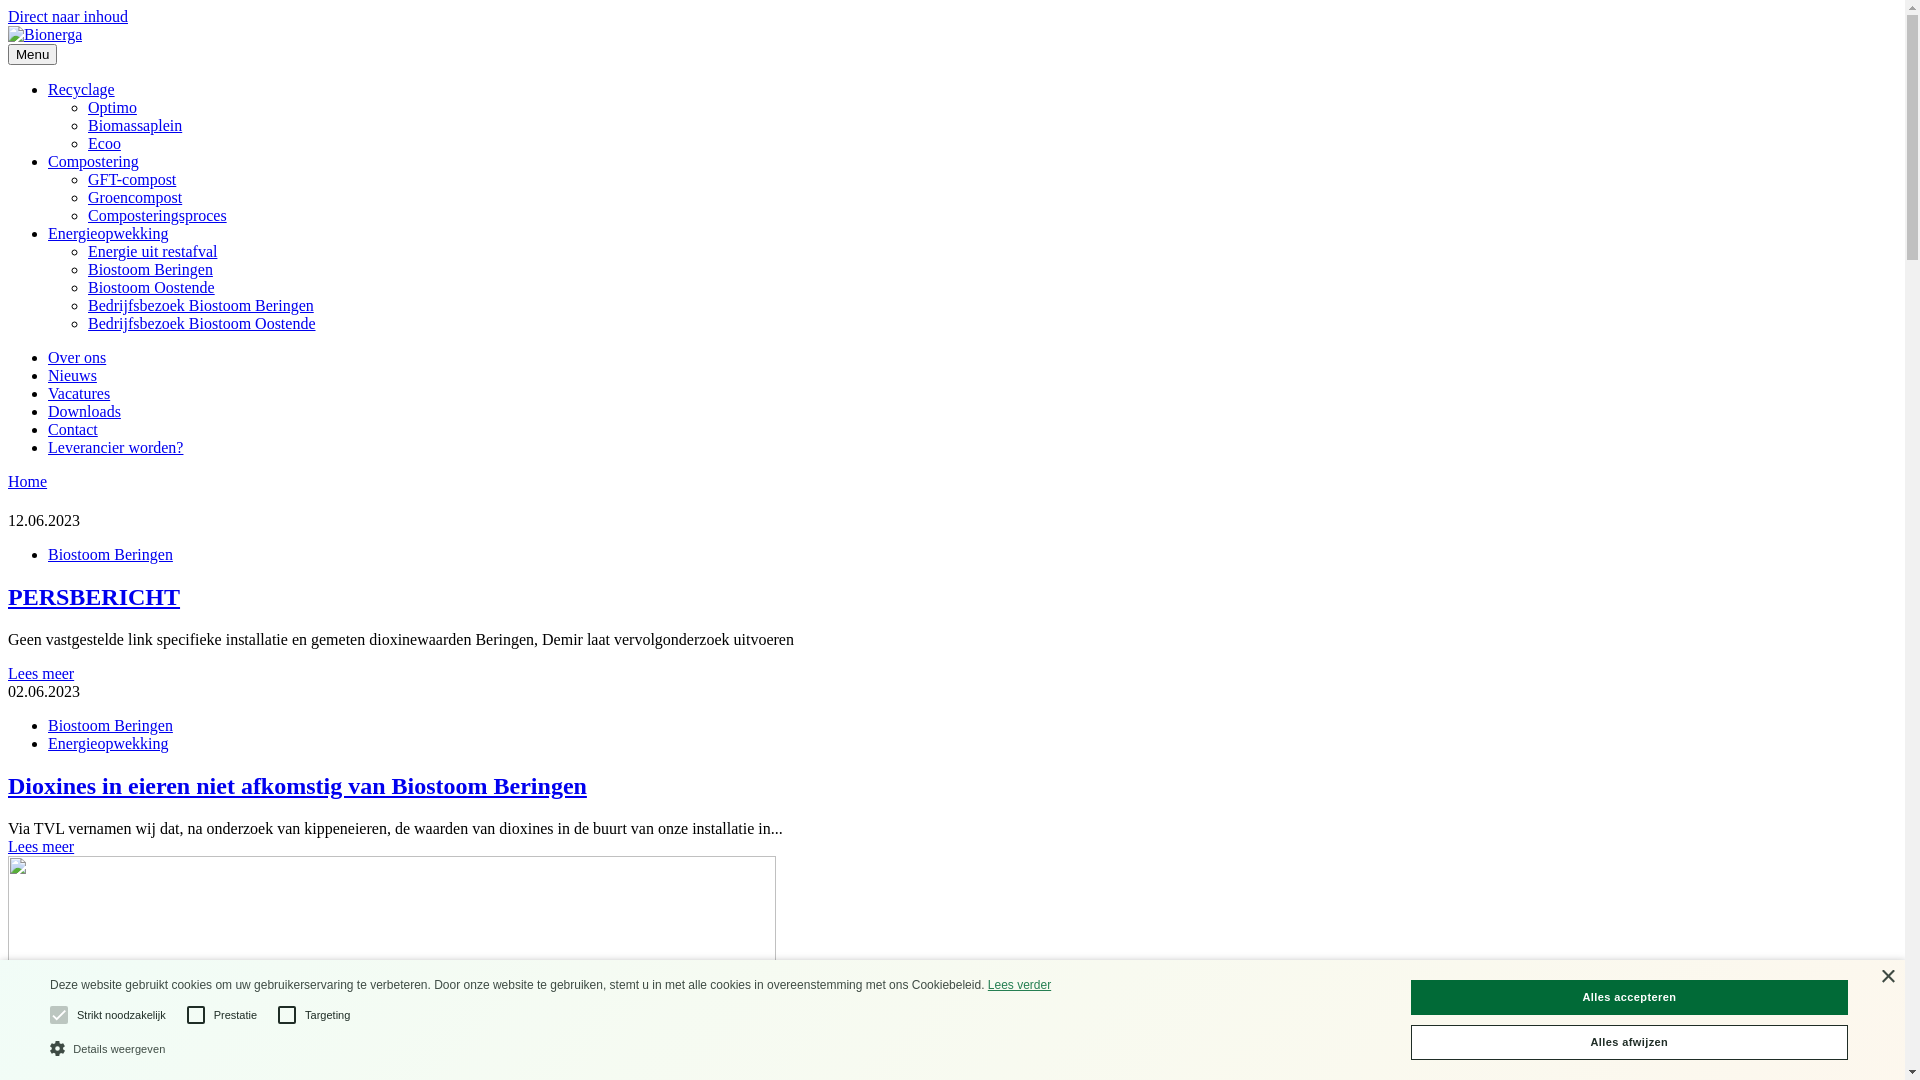  What do you see at coordinates (156, 215) in the screenshot?
I see `'Composteringsproces'` at bounding box center [156, 215].